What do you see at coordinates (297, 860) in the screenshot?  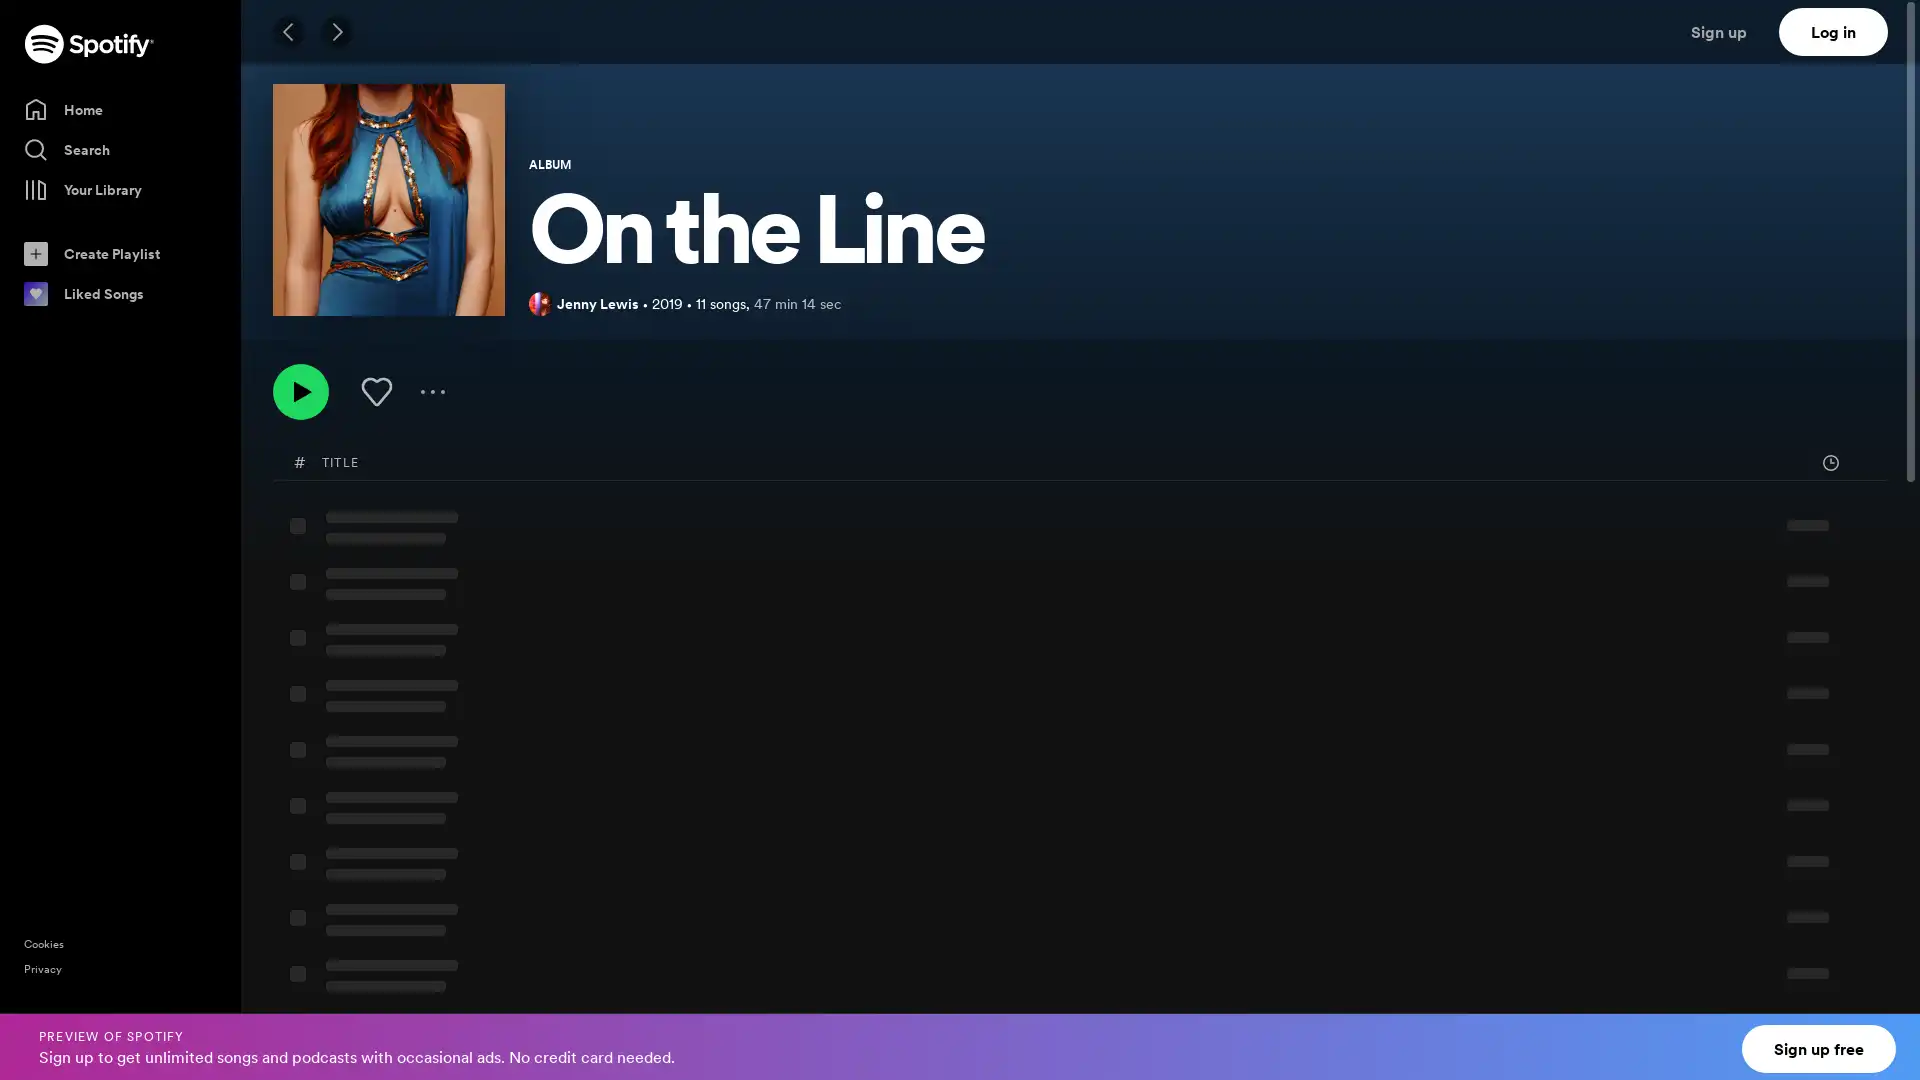 I see `Play Party Clown by Jenny Lewis` at bounding box center [297, 860].